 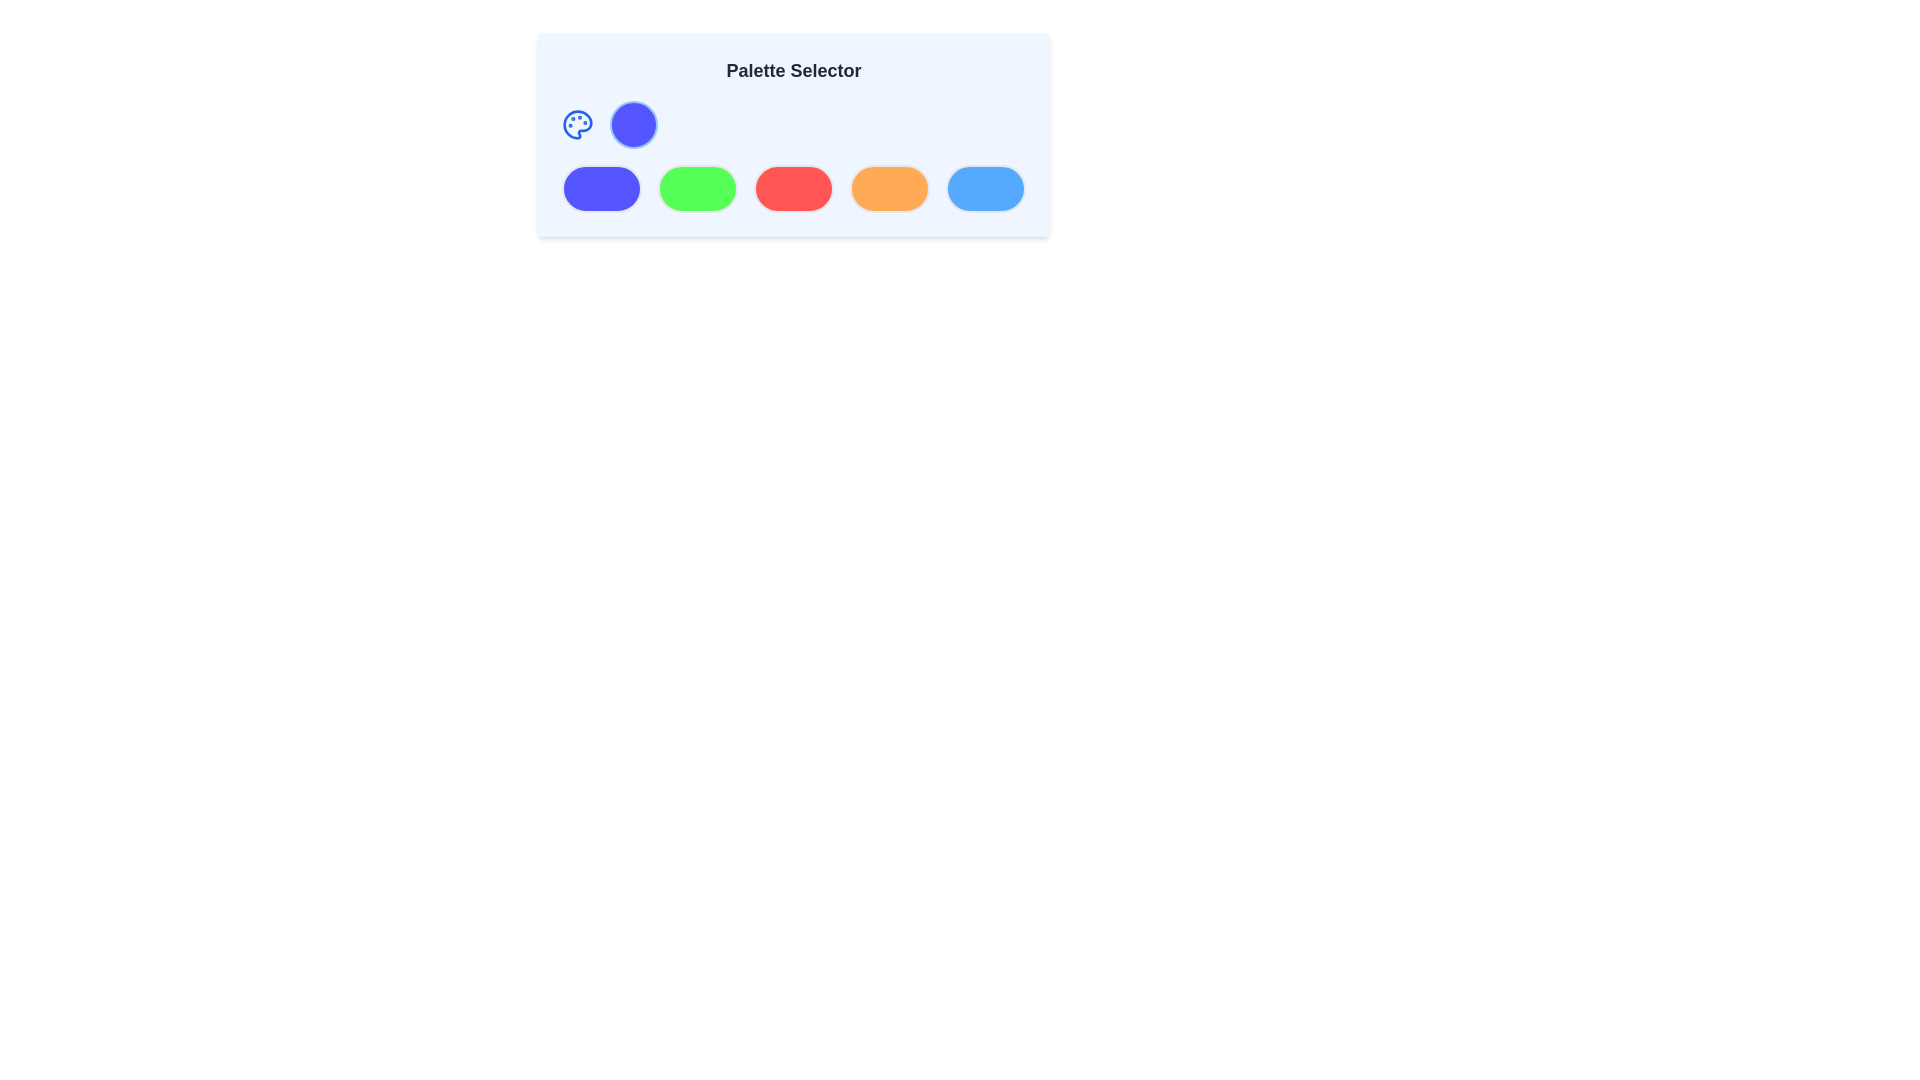 I want to click on the third circular button in the Palette Selector, so click(x=792, y=189).